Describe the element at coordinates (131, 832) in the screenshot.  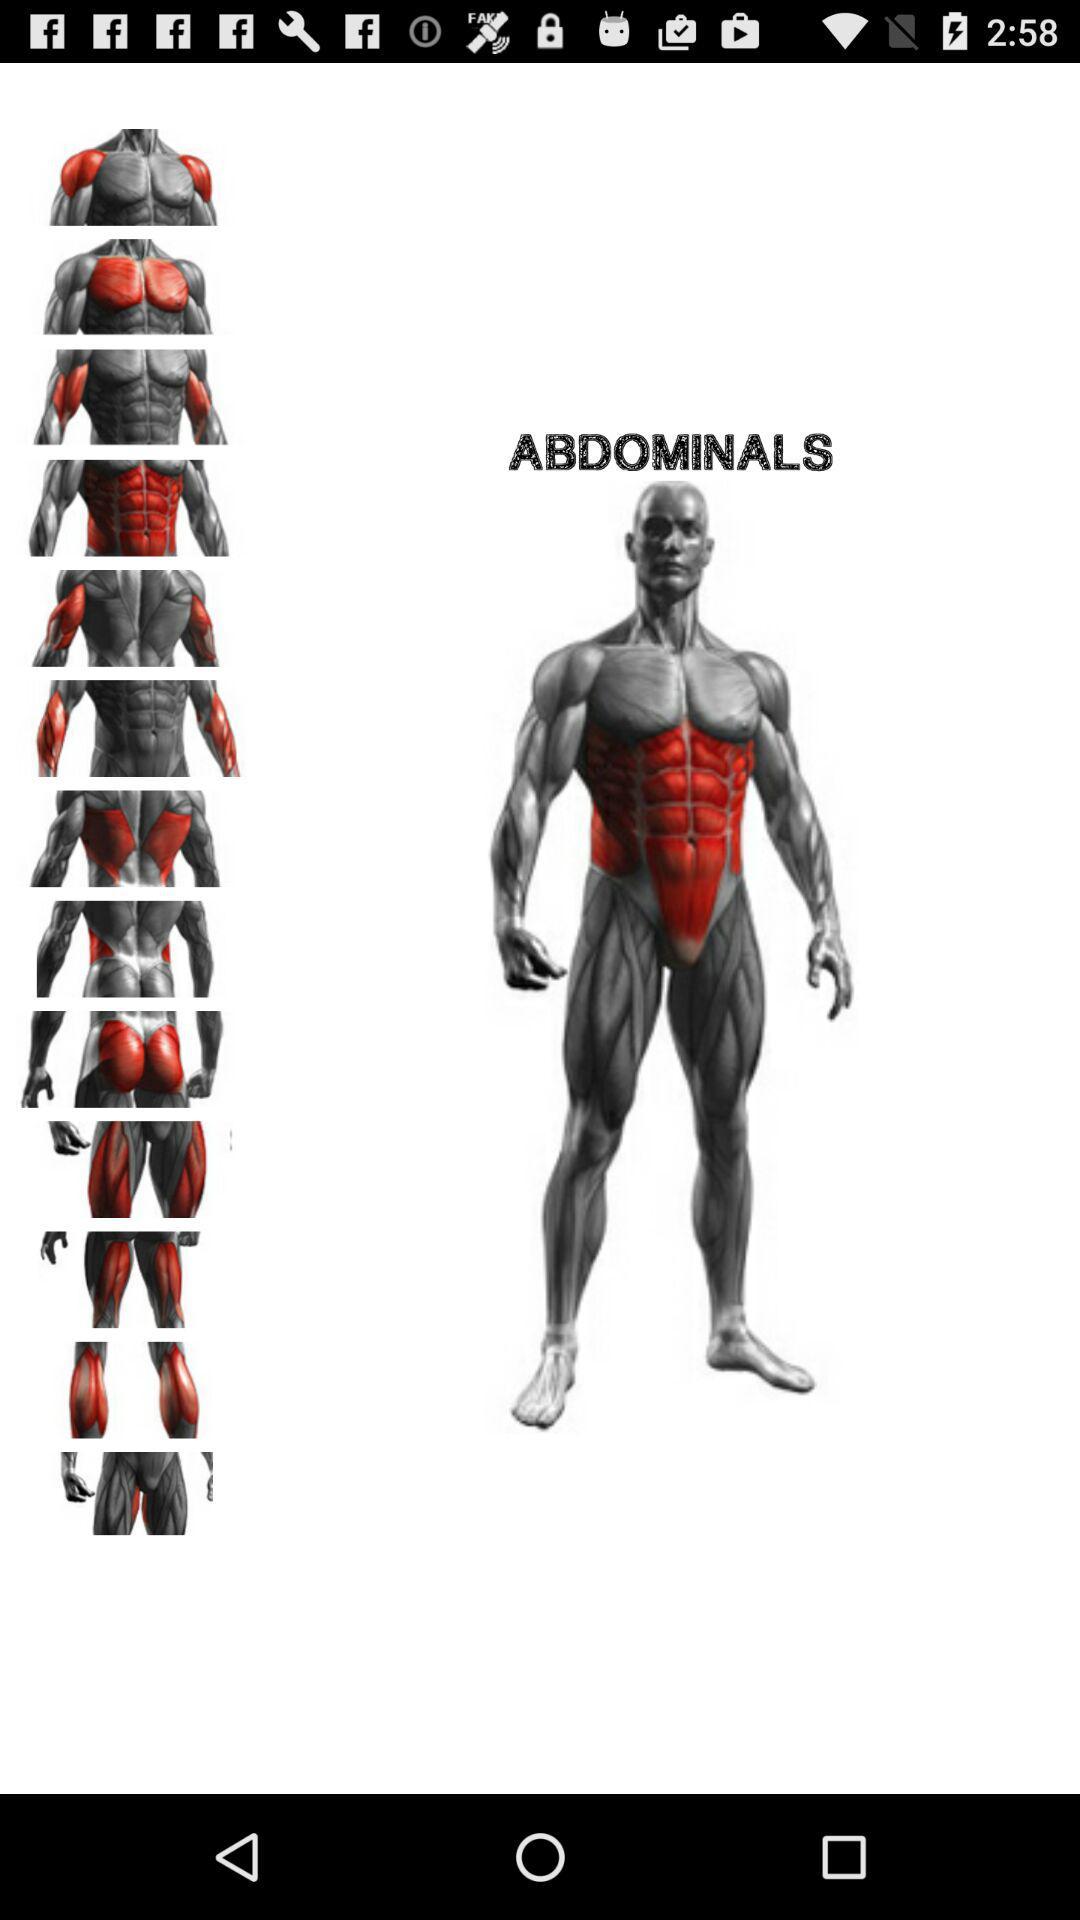
I see `change the view on the image` at that location.